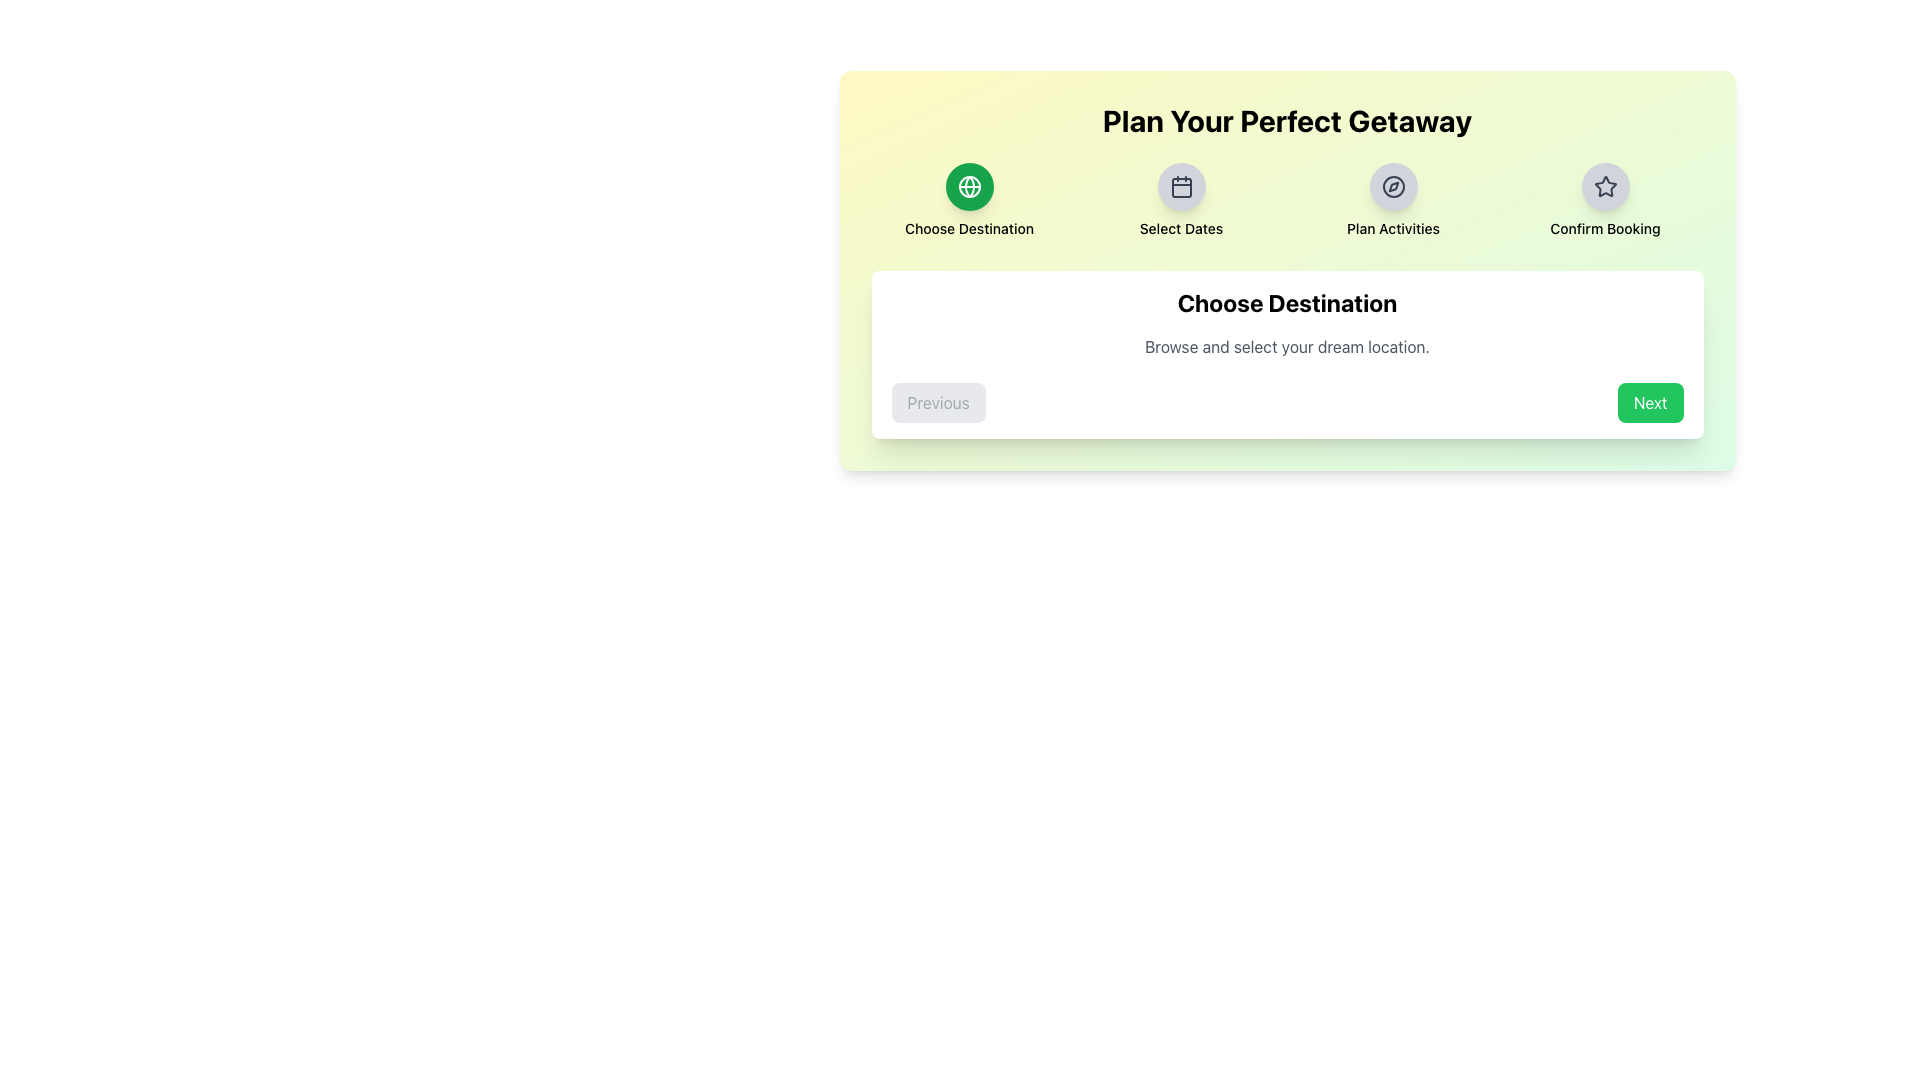 This screenshot has height=1080, width=1920. I want to click on the circular vector graphic element with a radius of 10 units, defined within an SVG tag in the 'Plan Activities' section, so click(1392, 186).